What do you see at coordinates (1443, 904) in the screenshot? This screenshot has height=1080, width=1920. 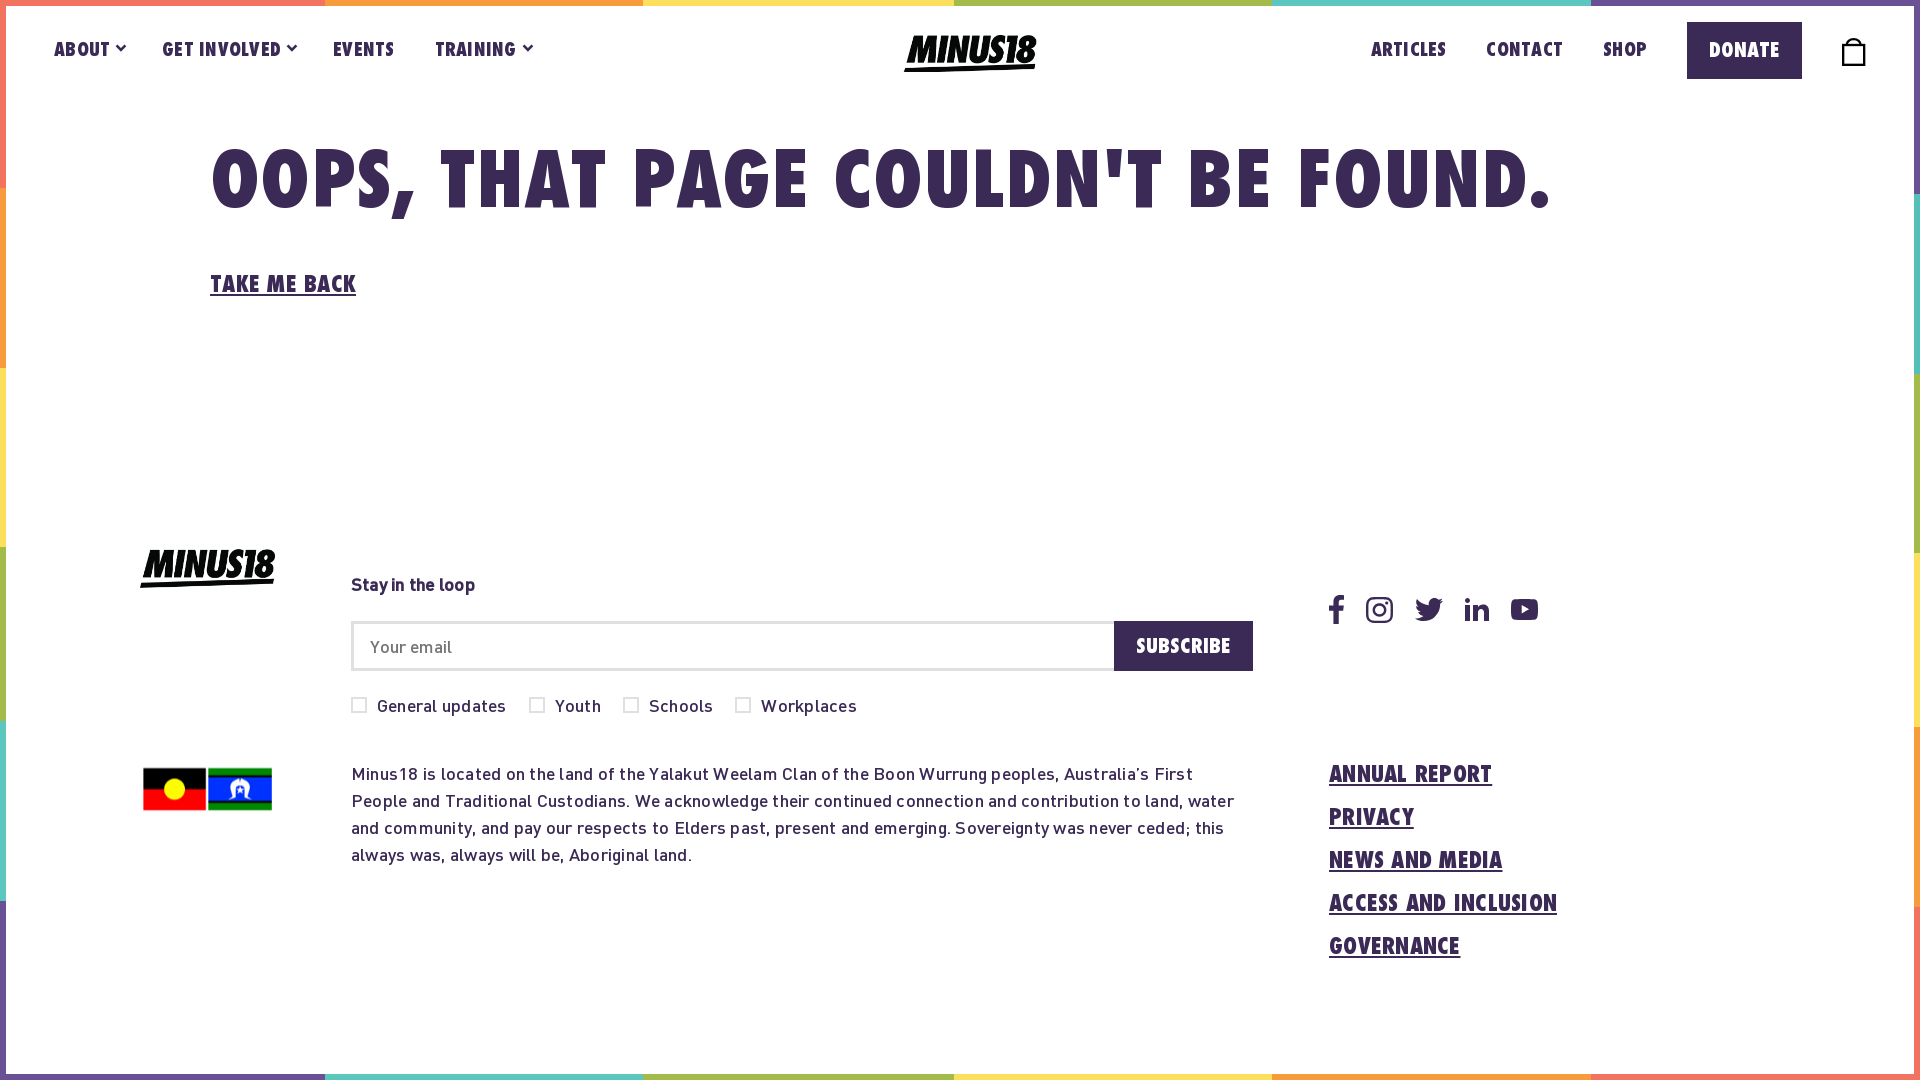 I see `'ACCESS AND INCLUSION'` at bounding box center [1443, 904].